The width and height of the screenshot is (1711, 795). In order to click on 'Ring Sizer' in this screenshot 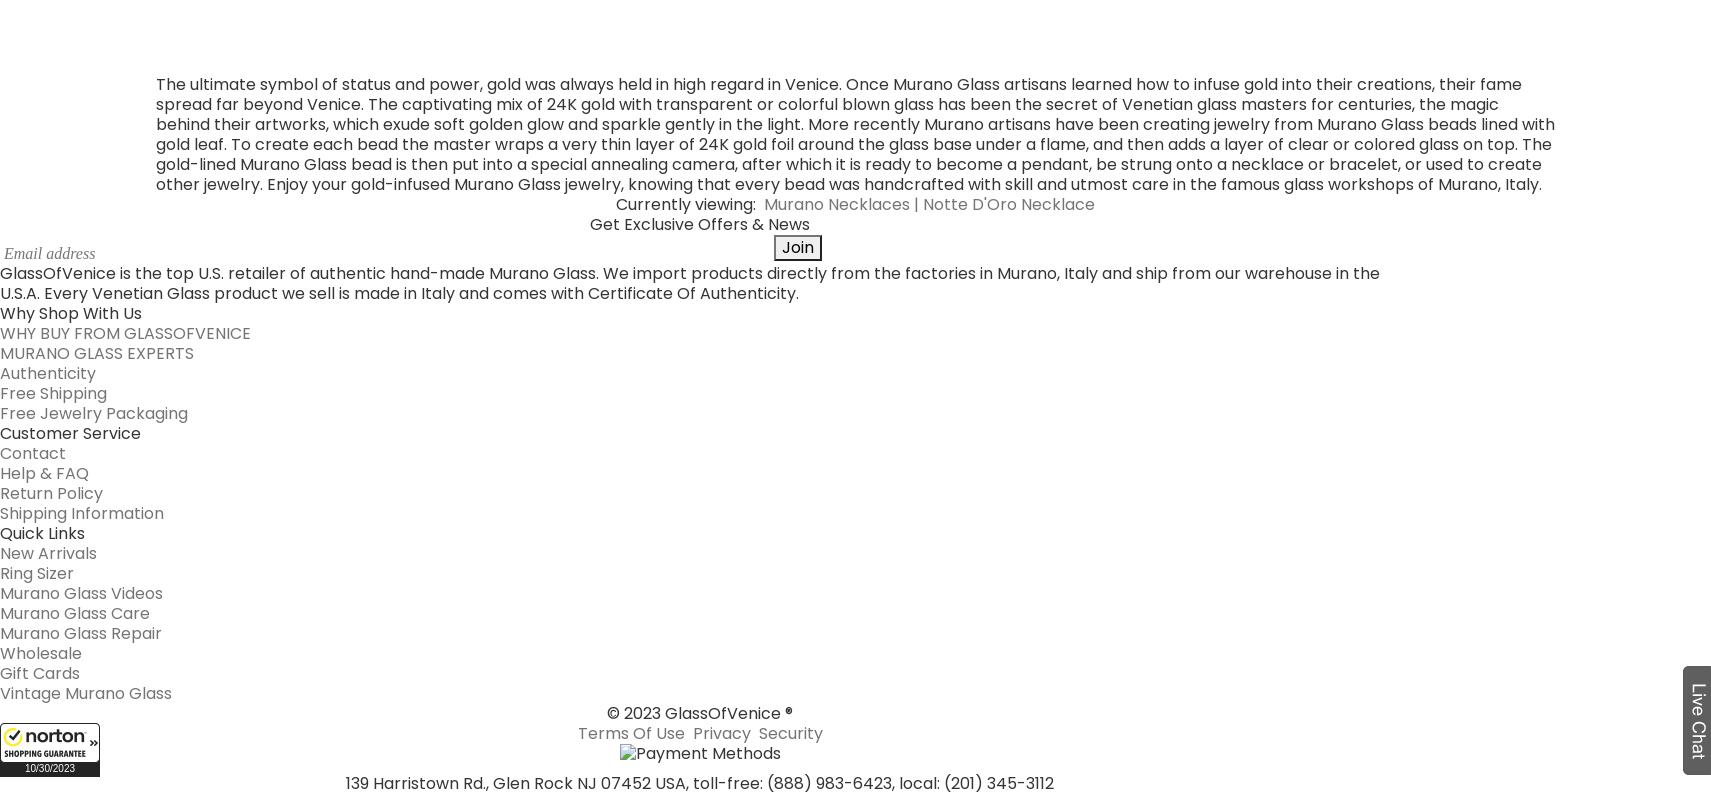, I will do `click(35, 205)`.